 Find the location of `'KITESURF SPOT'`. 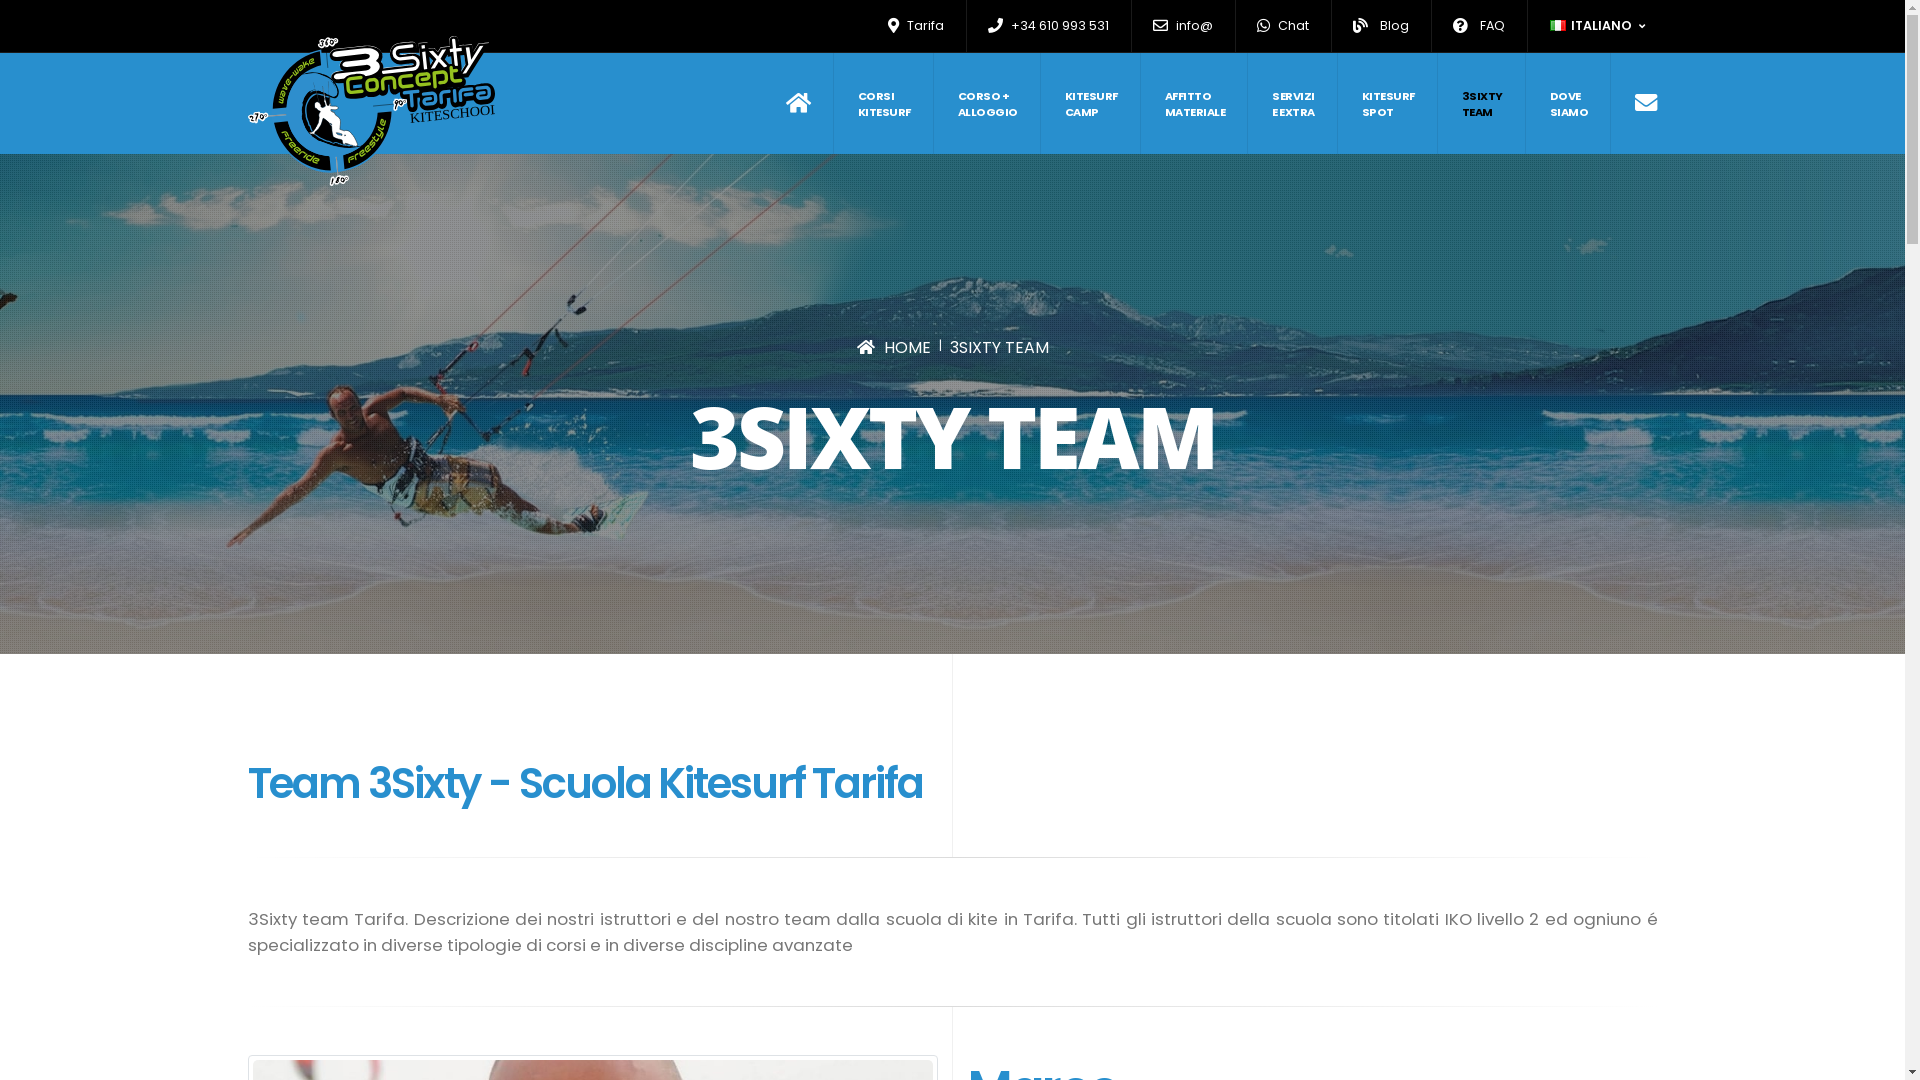

'KITESURF SPOT' is located at coordinates (1339, 103).